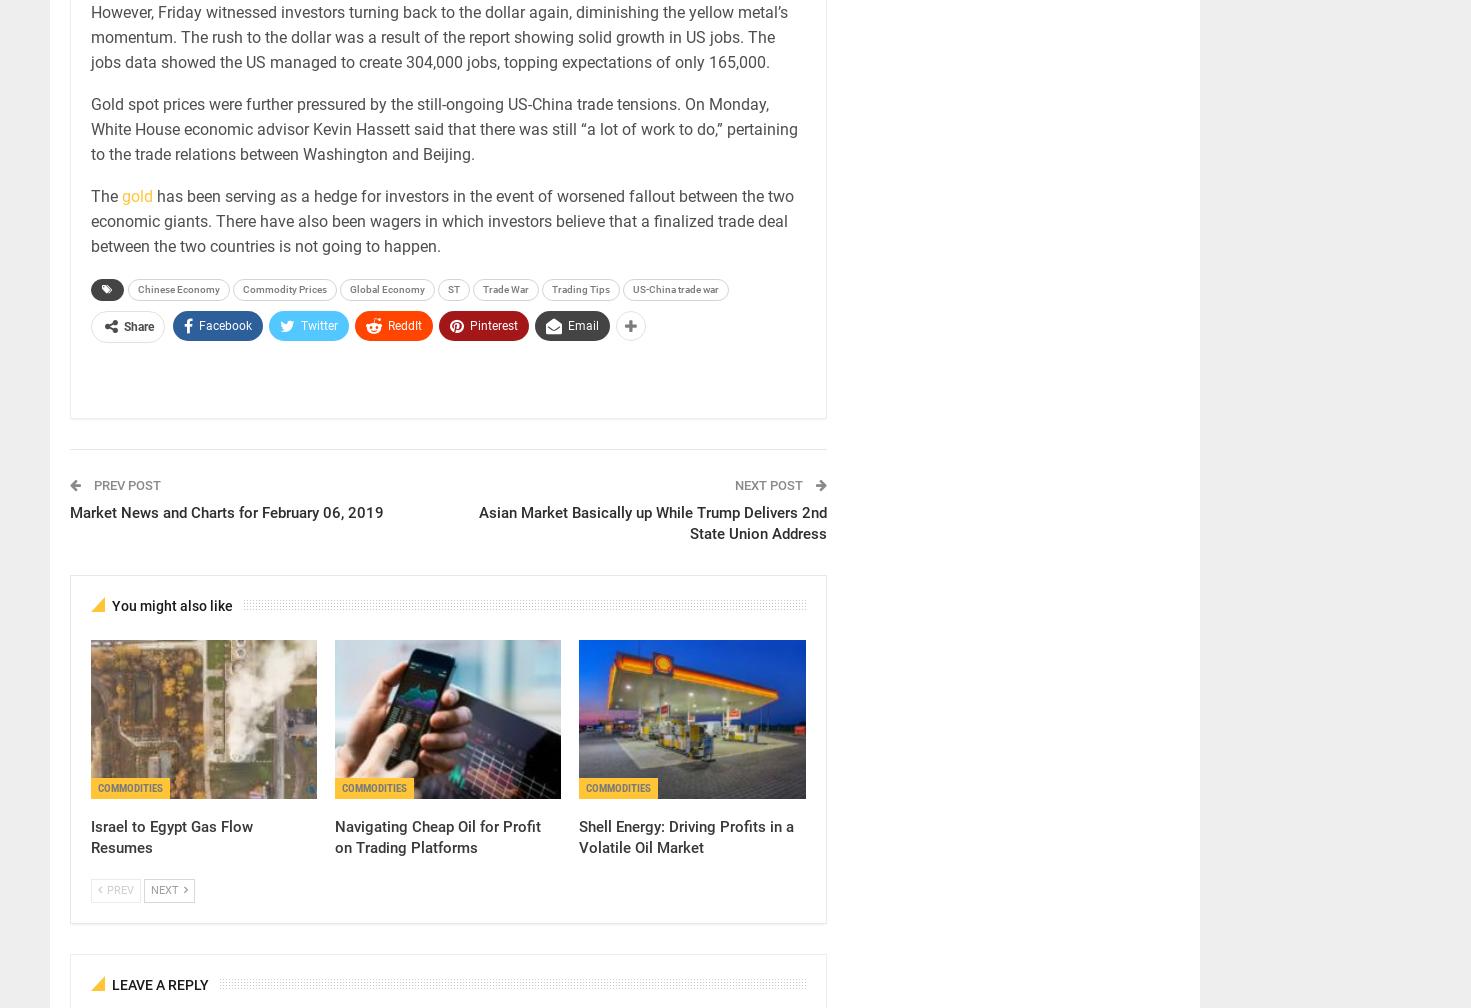  I want to click on 'Commodity Prices', so click(243, 289).